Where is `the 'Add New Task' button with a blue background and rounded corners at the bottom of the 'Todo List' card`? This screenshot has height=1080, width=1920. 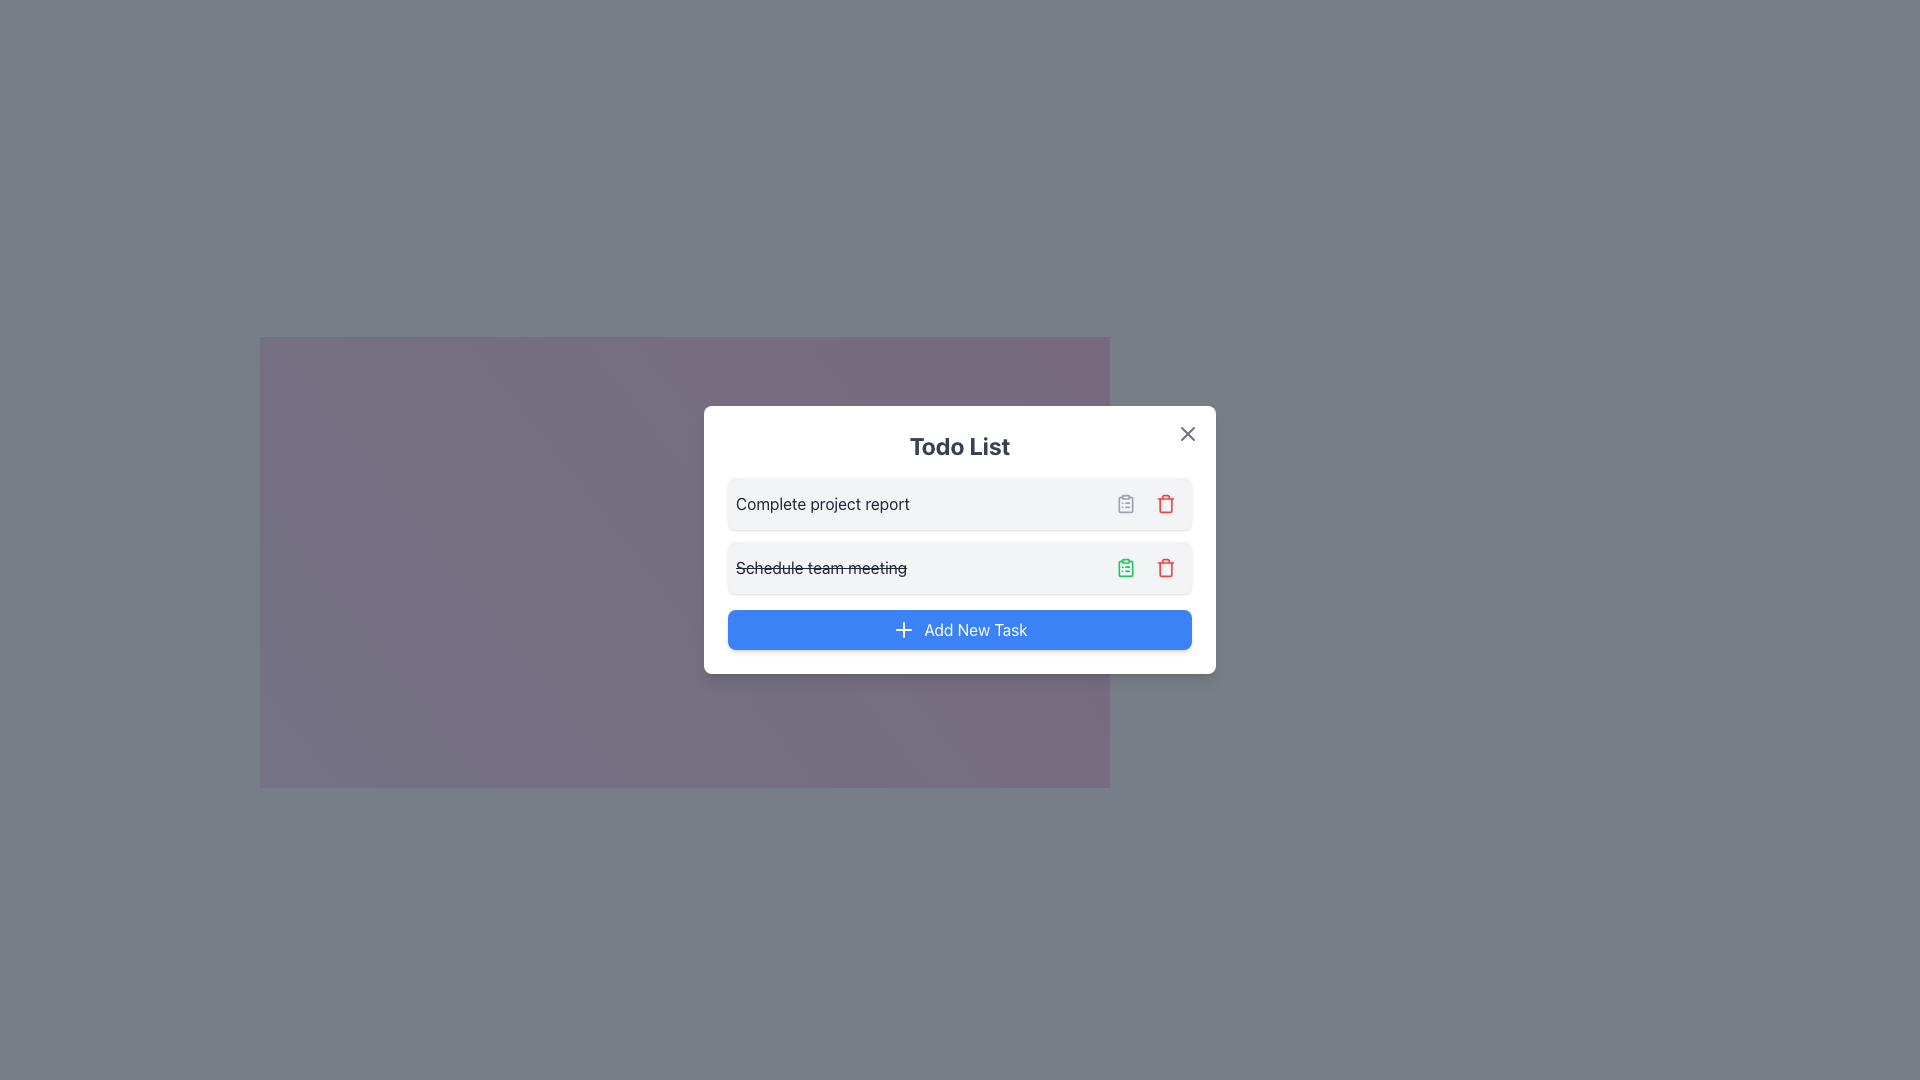
the 'Add New Task' button with a blue background and rounded corners at the bottom of the 'Todo List' card is located at coordinates (960, 628).